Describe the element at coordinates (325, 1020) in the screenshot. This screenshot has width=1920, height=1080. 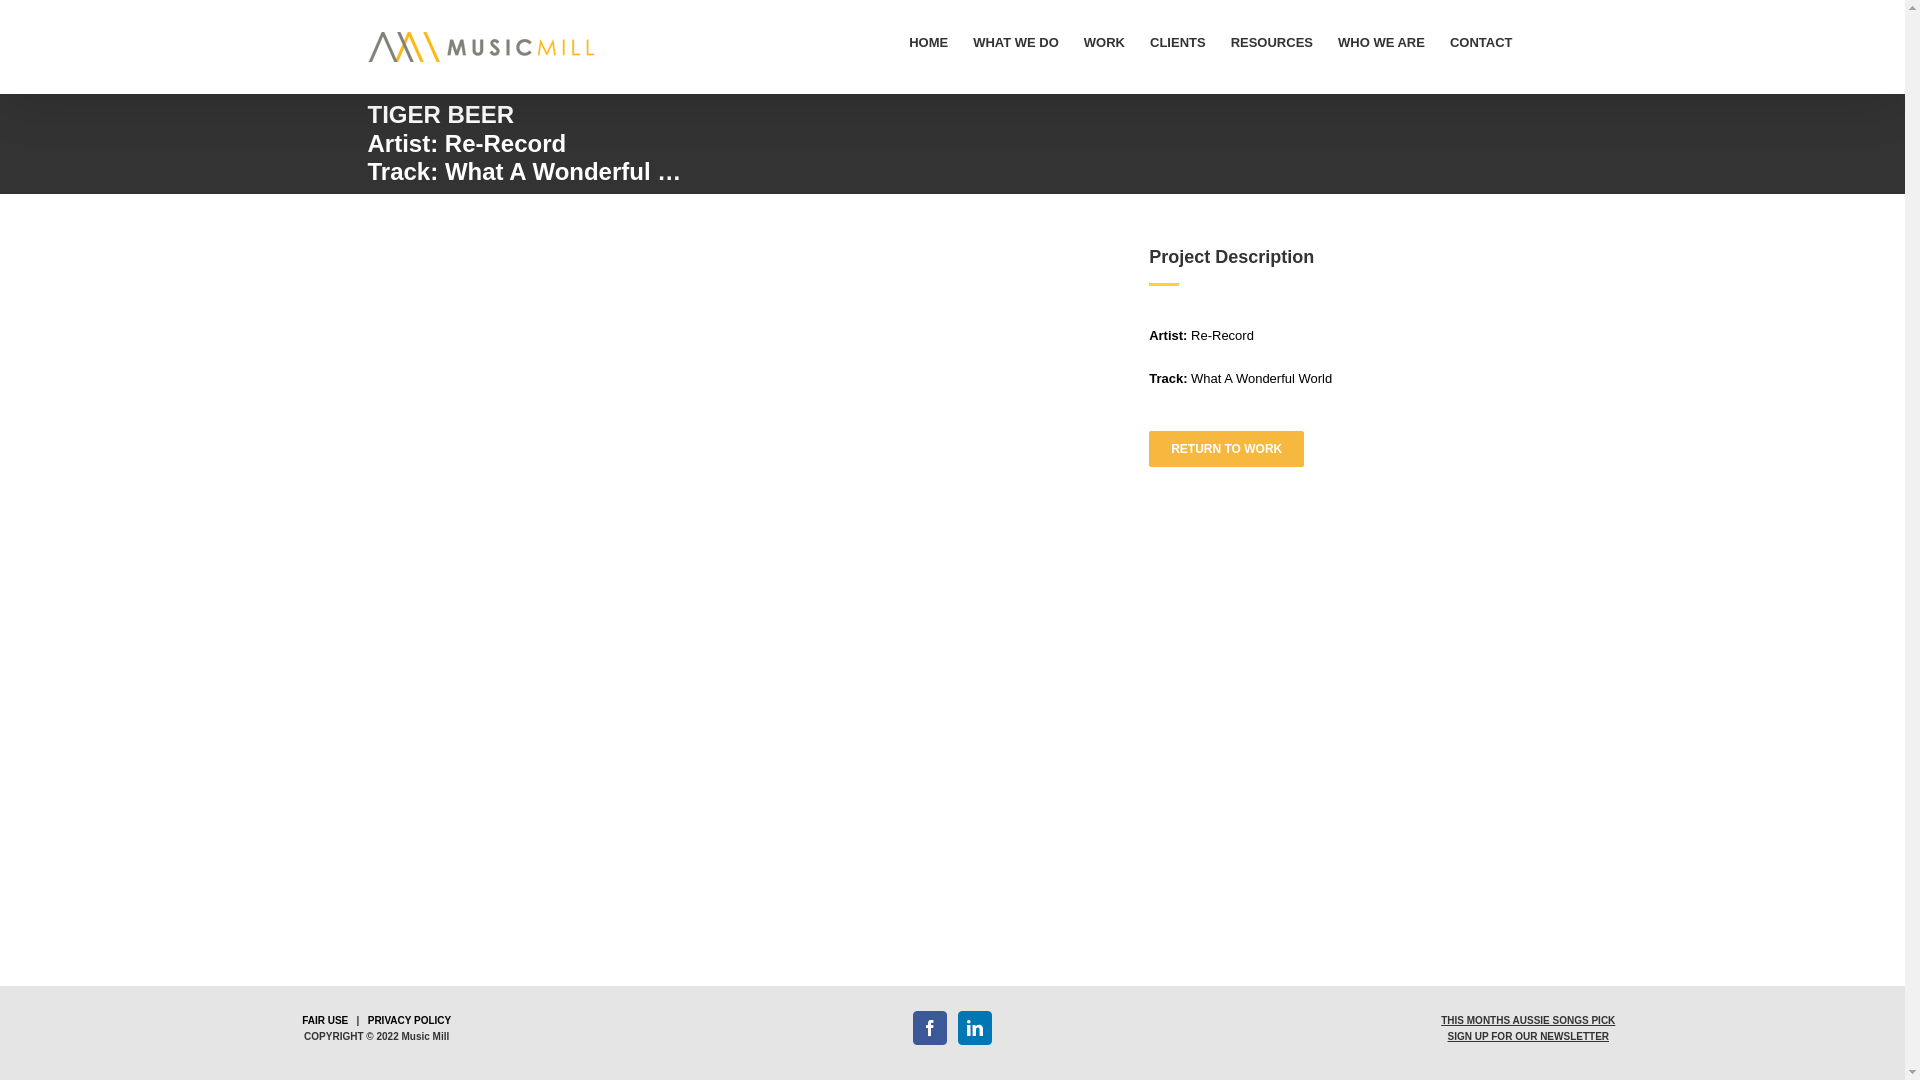
I see `'FAIR USE'` at that location.